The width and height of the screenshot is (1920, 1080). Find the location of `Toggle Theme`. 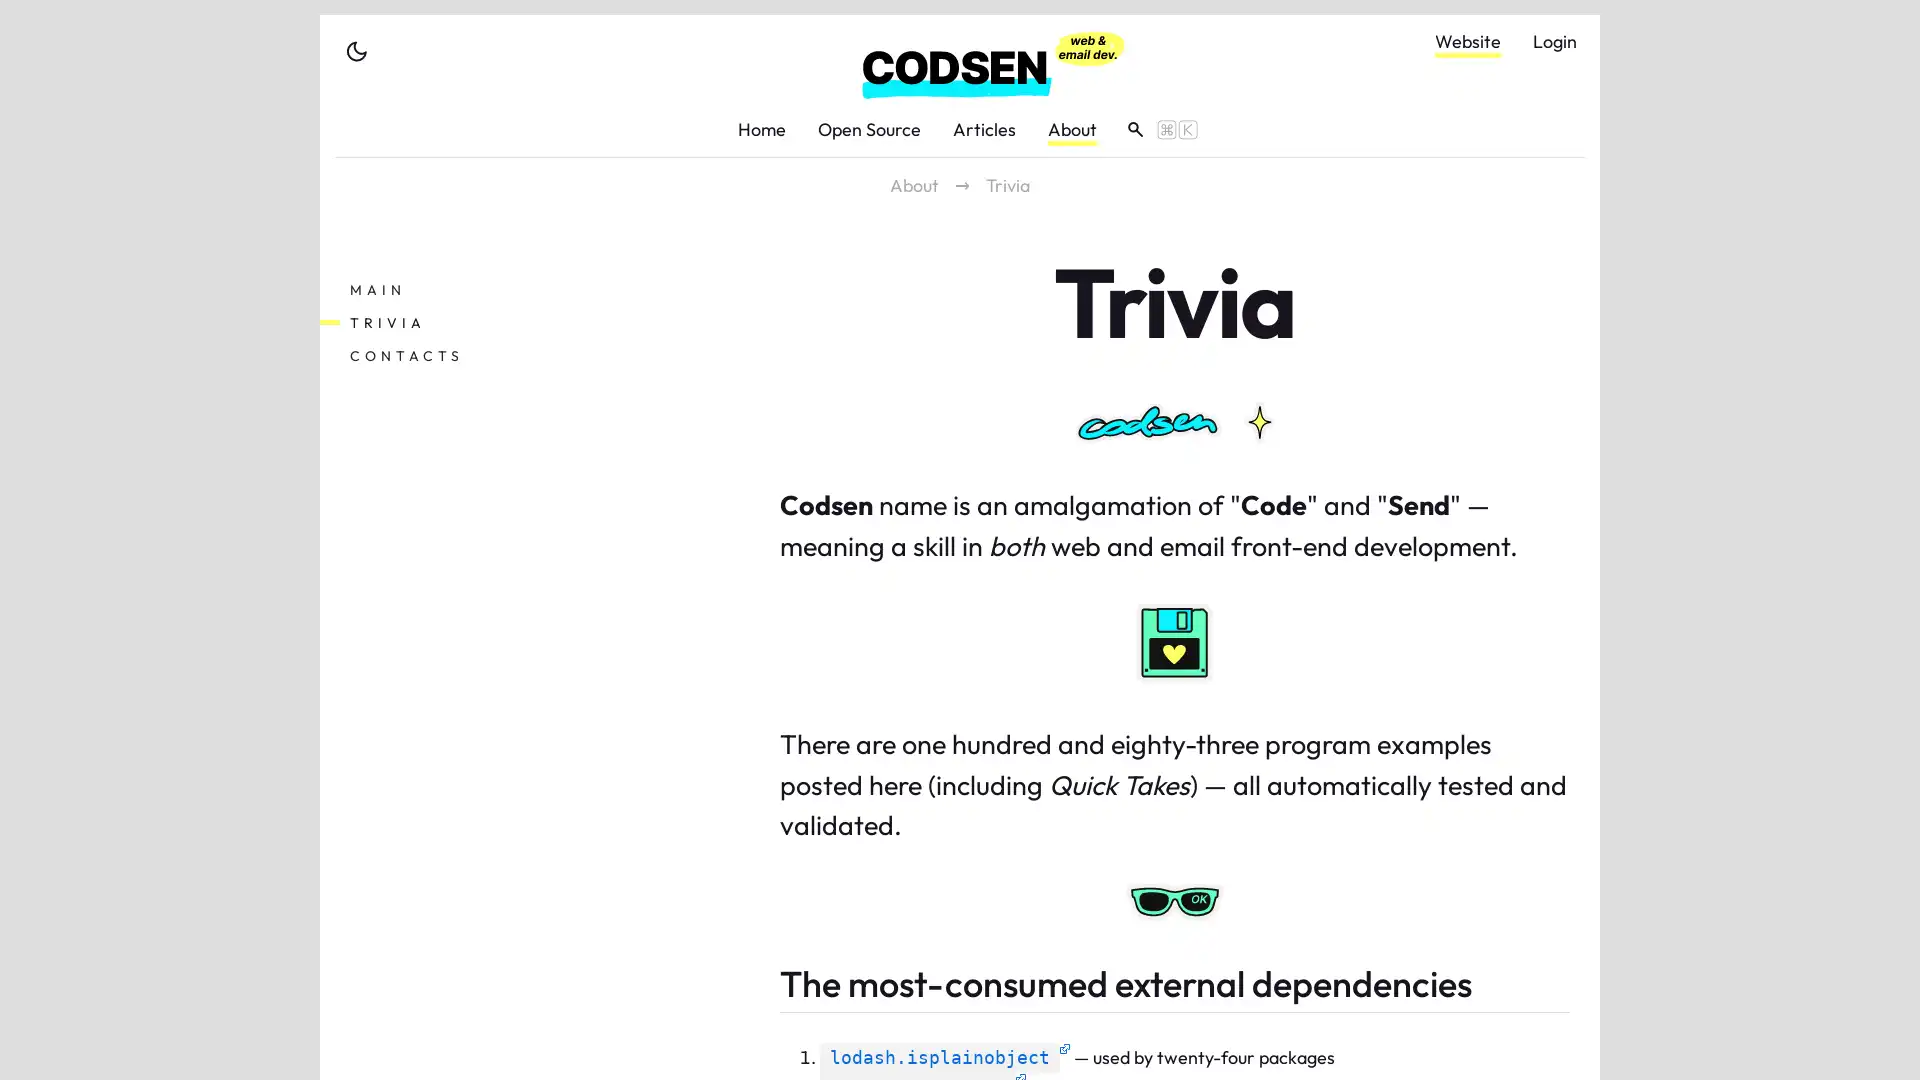

Toggle Theme is located at coordinates (356, 50).